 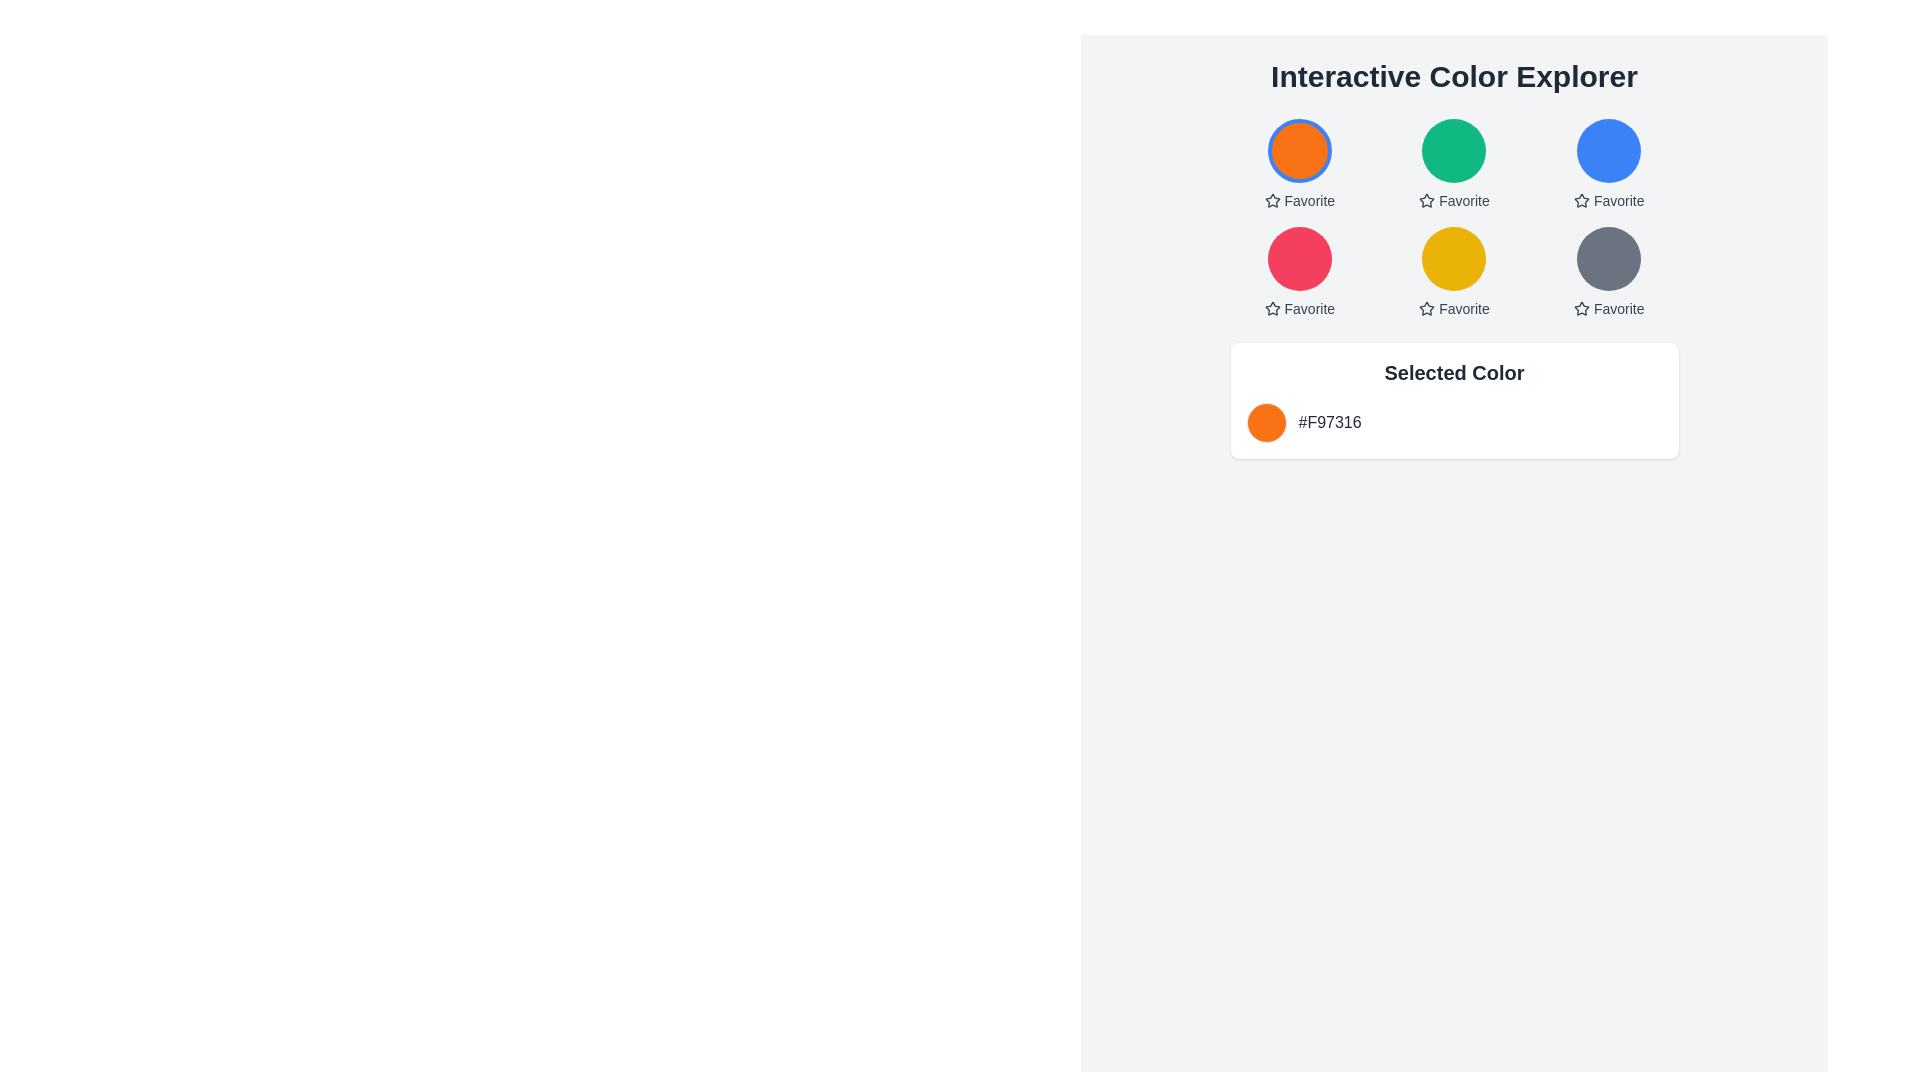 What do you see at coordinates (1271, 308) in the screenshot?
I see `the star-like icon with a hollow center located in the second row, first column of the grid of color selectors` at bounding box center [1271, 308].